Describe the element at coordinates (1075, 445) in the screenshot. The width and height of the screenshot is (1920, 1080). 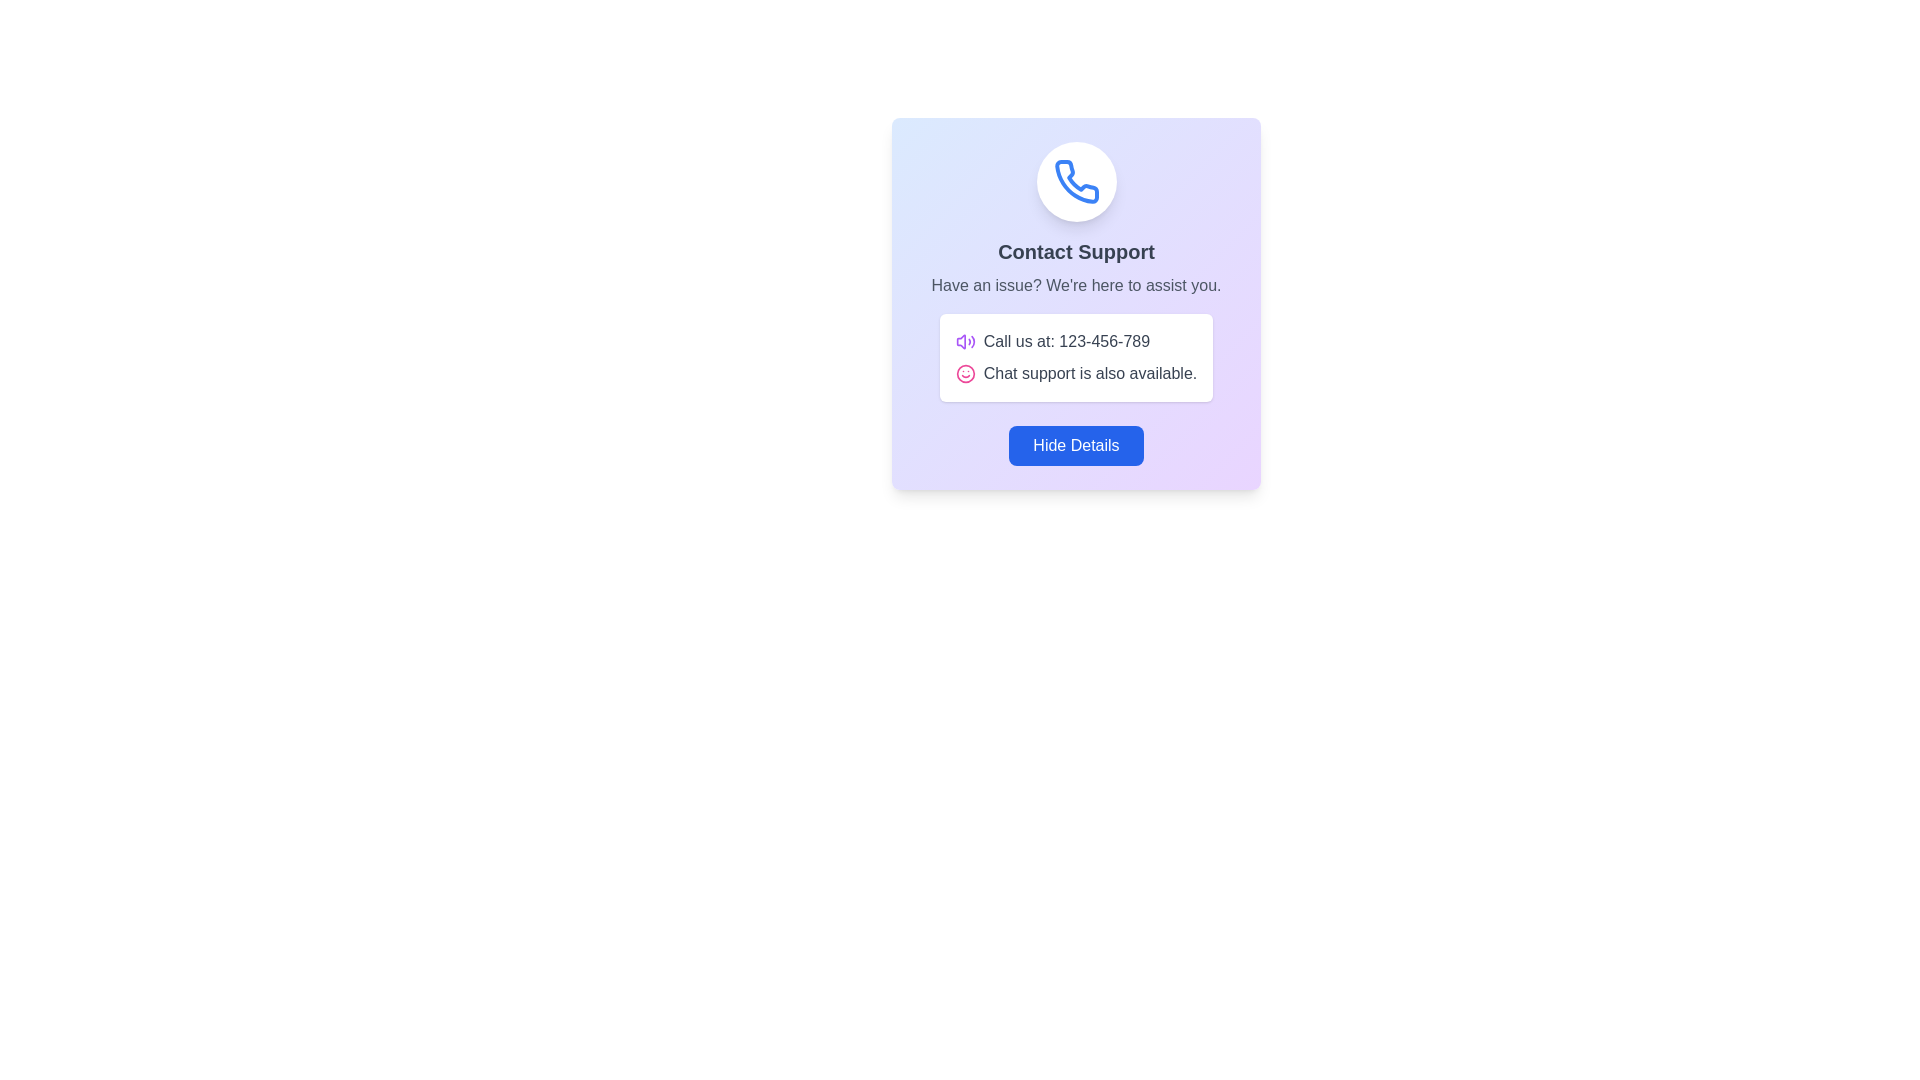
I see `the button used to toggle the visibility of details in the 'Contact Support' card by` at that location.